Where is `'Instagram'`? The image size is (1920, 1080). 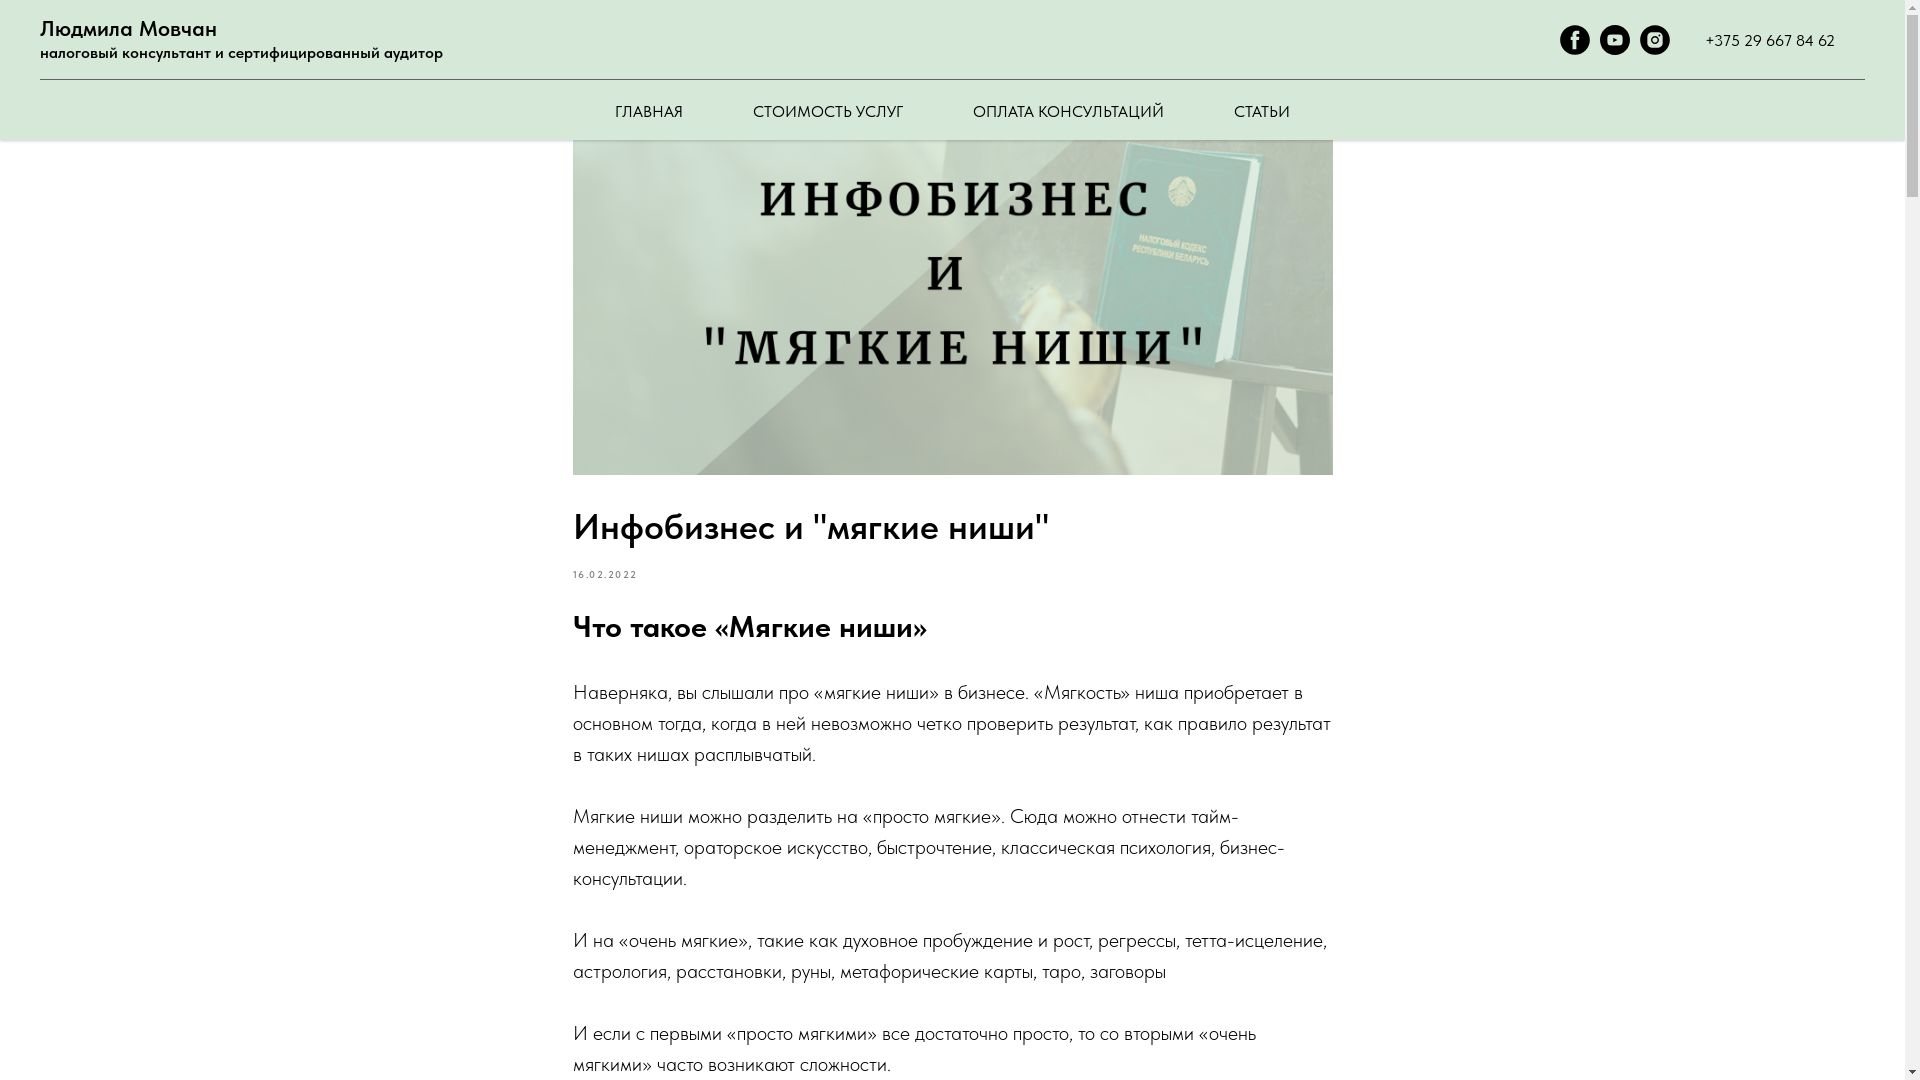 'Instagram' is located at coordinates (1655, 48).